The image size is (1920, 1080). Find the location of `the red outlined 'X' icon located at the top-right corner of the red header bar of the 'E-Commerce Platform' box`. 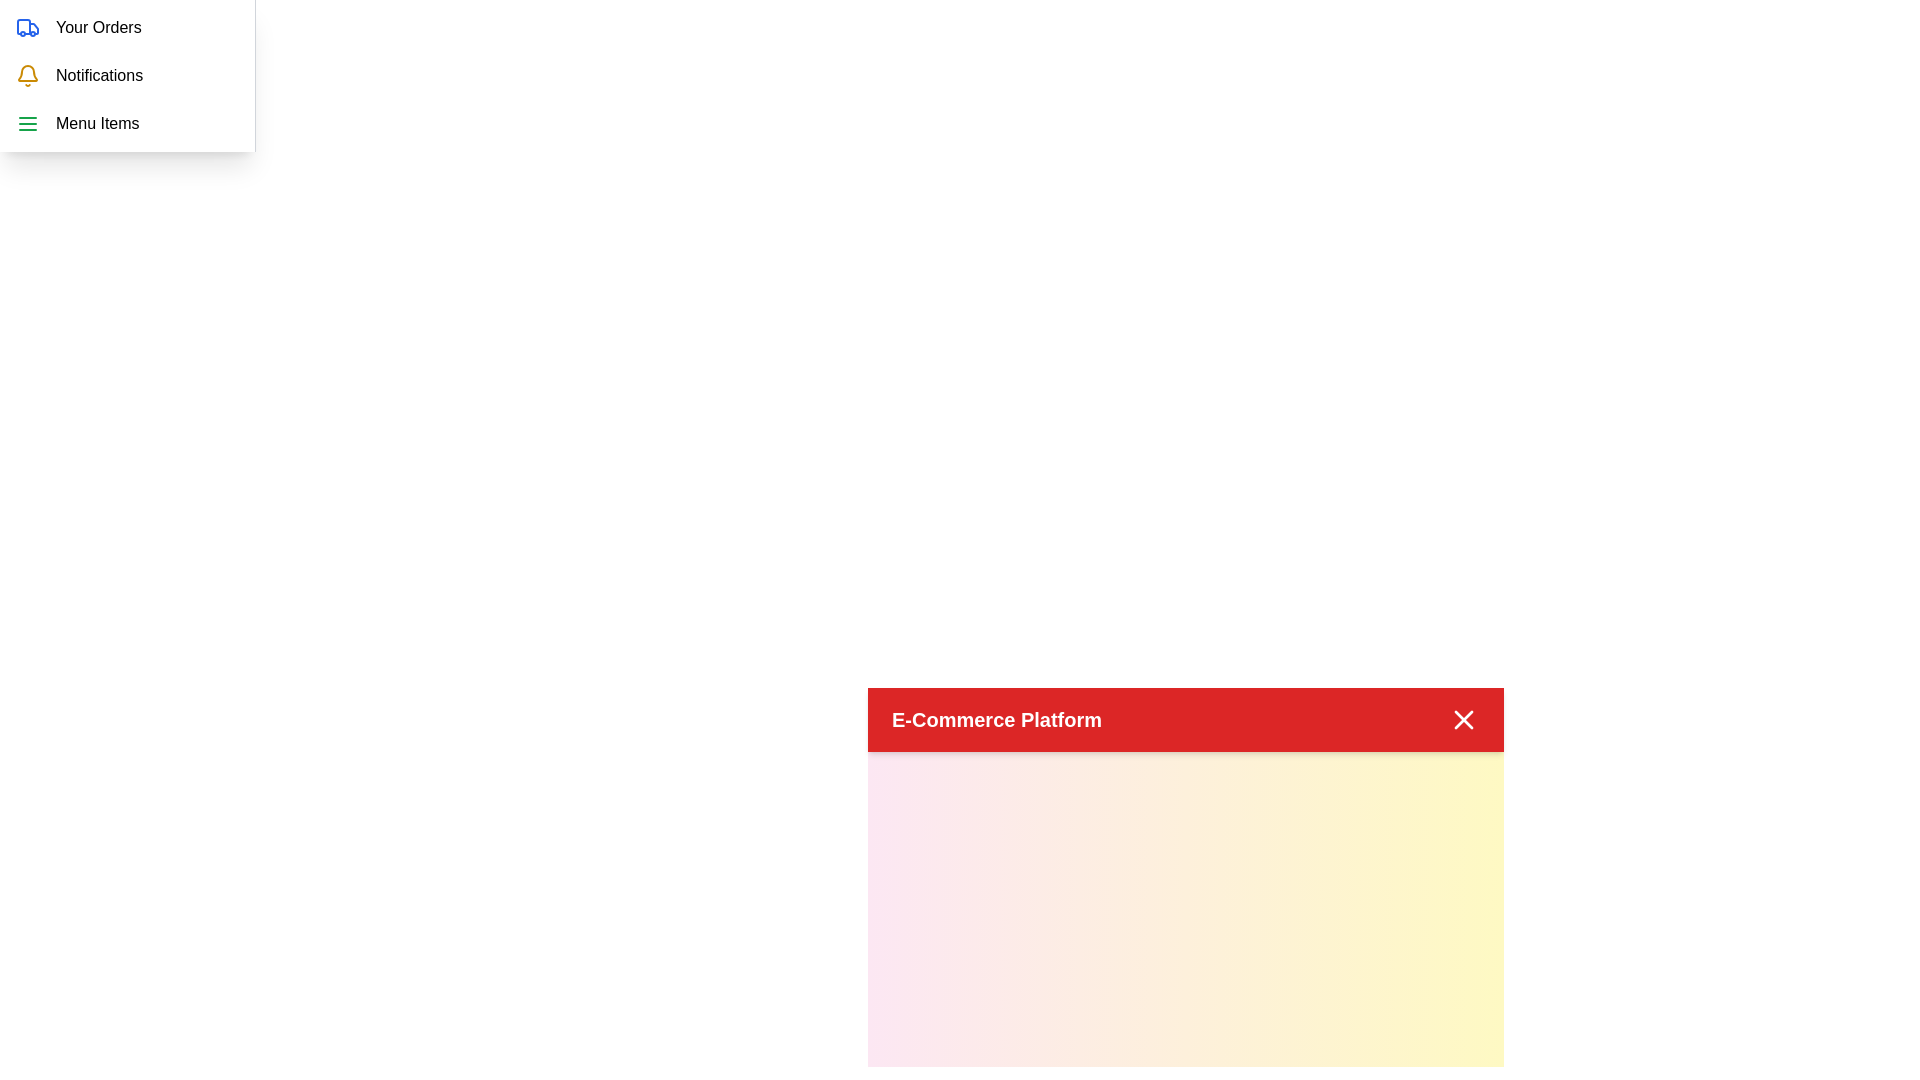

the red outlined 'X' icon located at the top-right corner of the red header bar of the 'E-Commerce Platform' box is located at coordinates (1464, 720).